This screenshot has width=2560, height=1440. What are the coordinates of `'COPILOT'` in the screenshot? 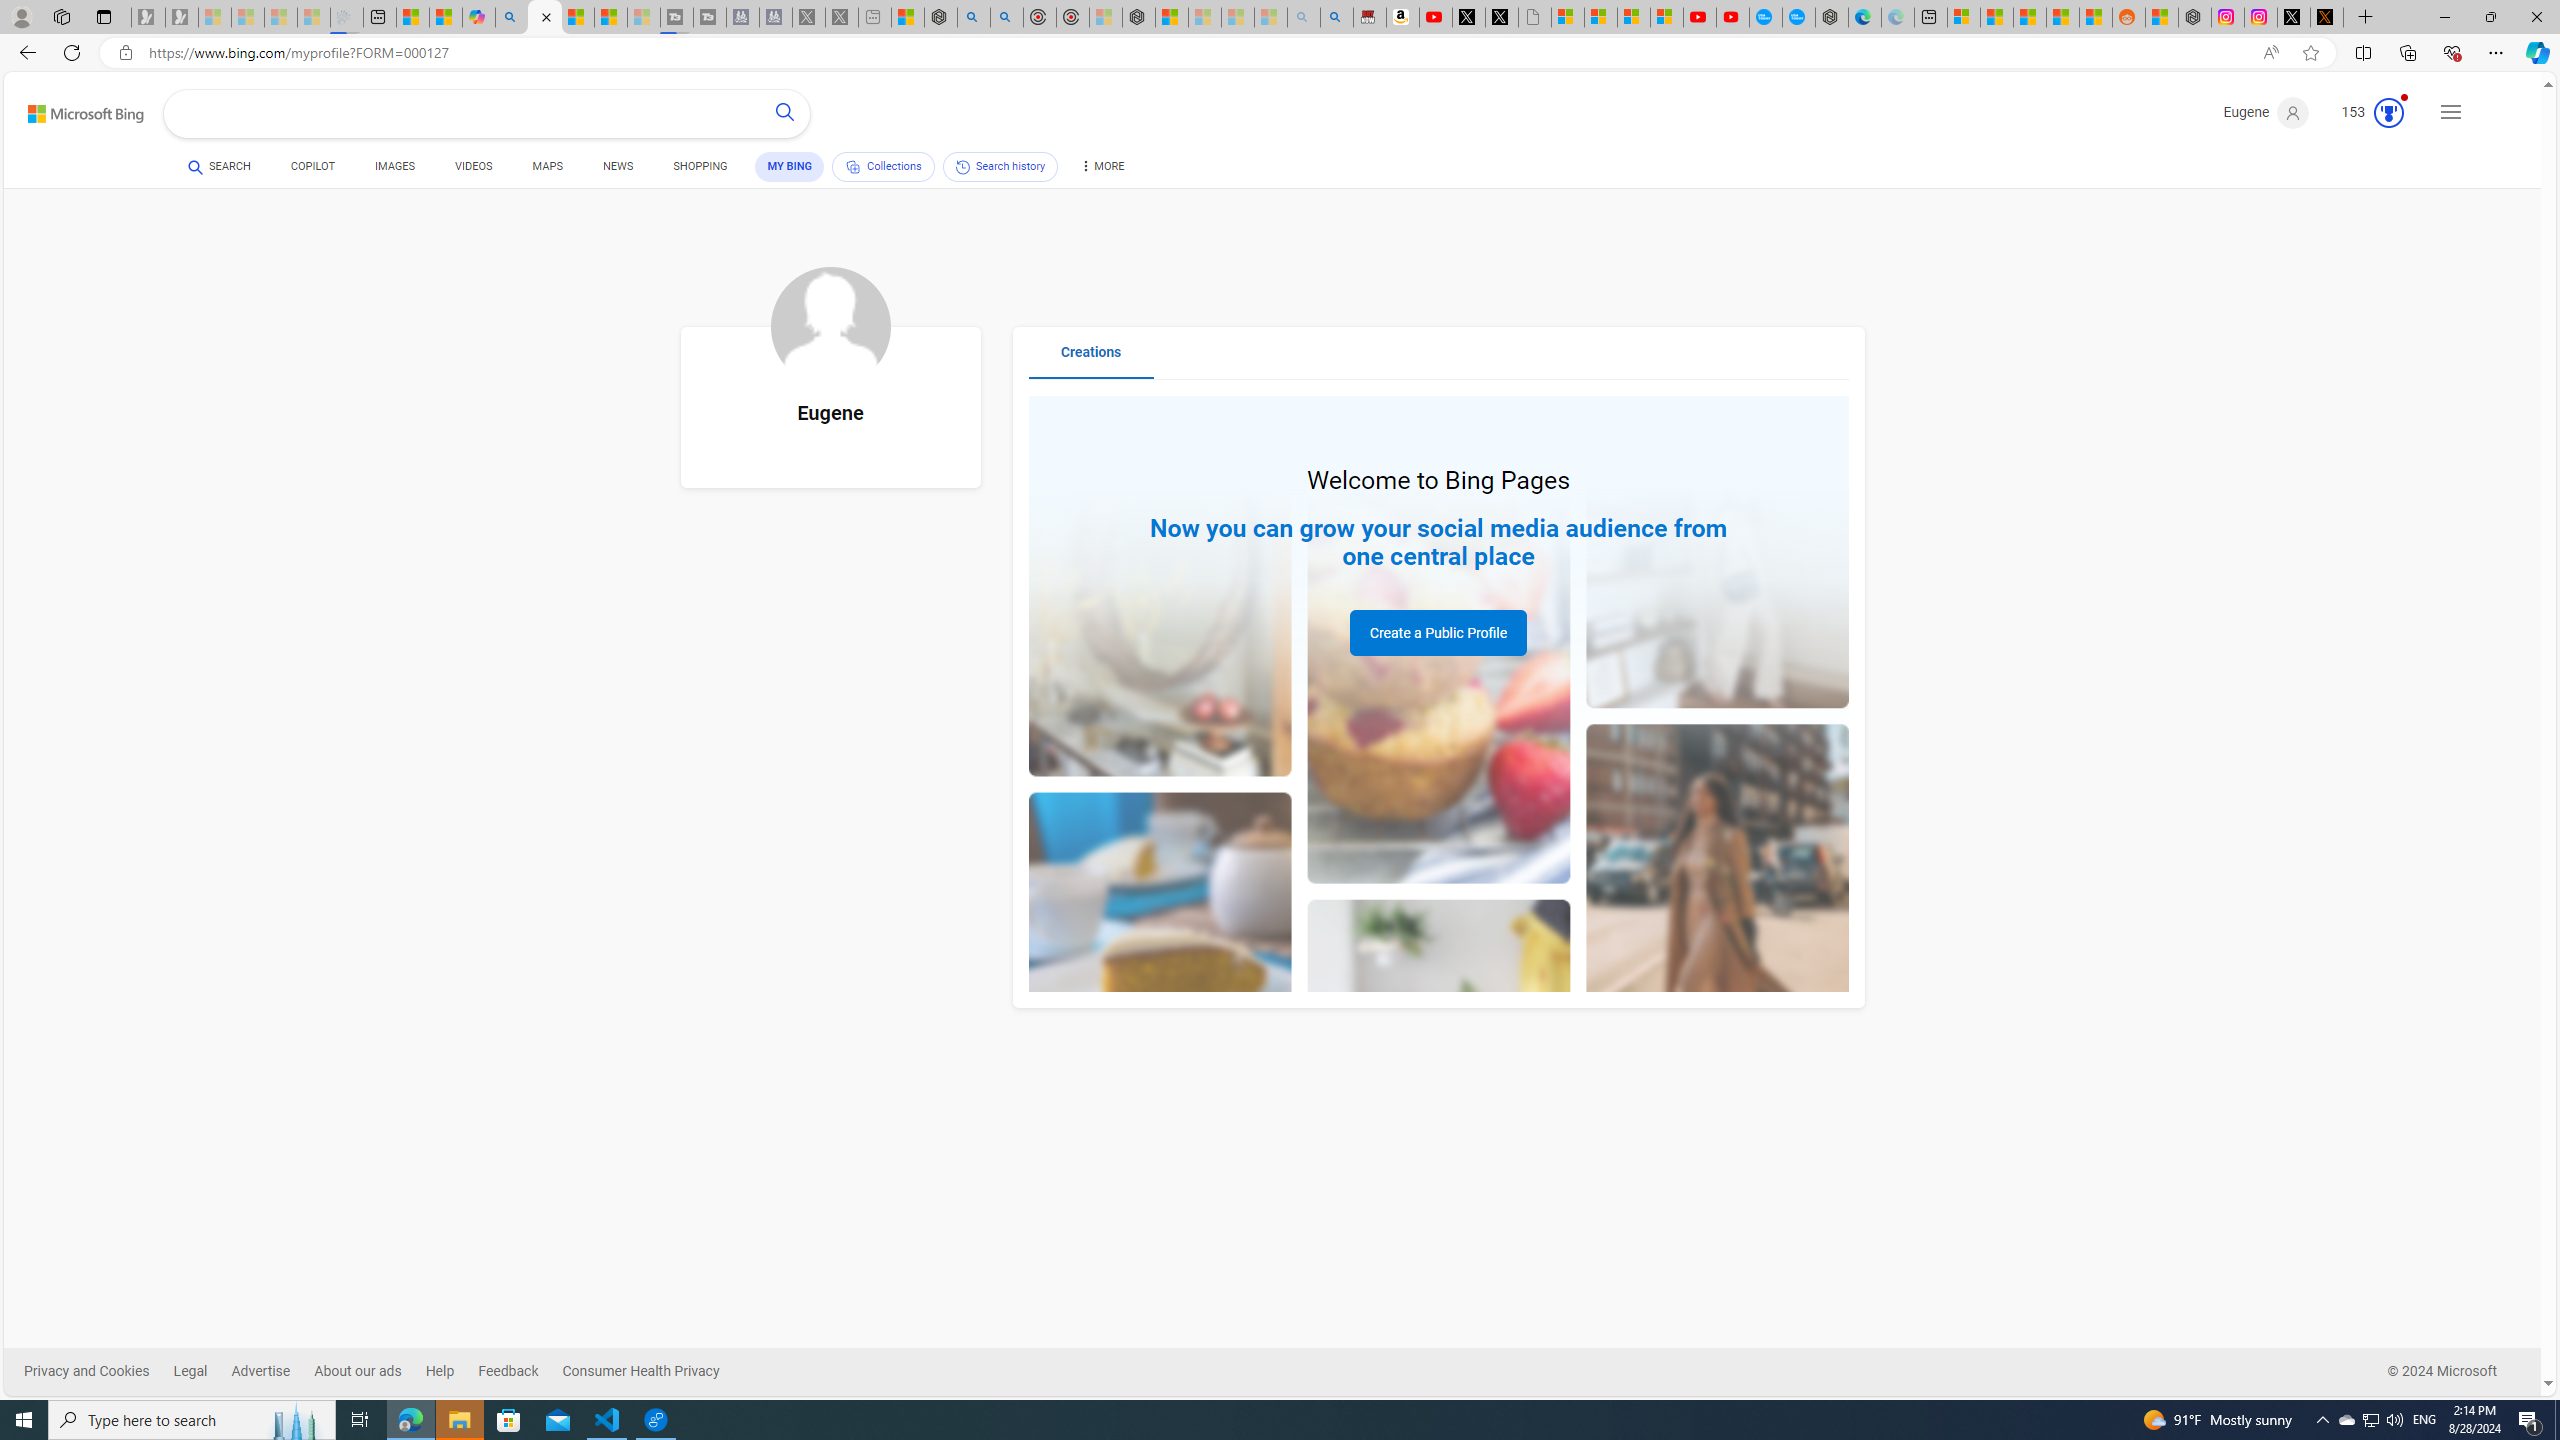 It's located at (313, 168).